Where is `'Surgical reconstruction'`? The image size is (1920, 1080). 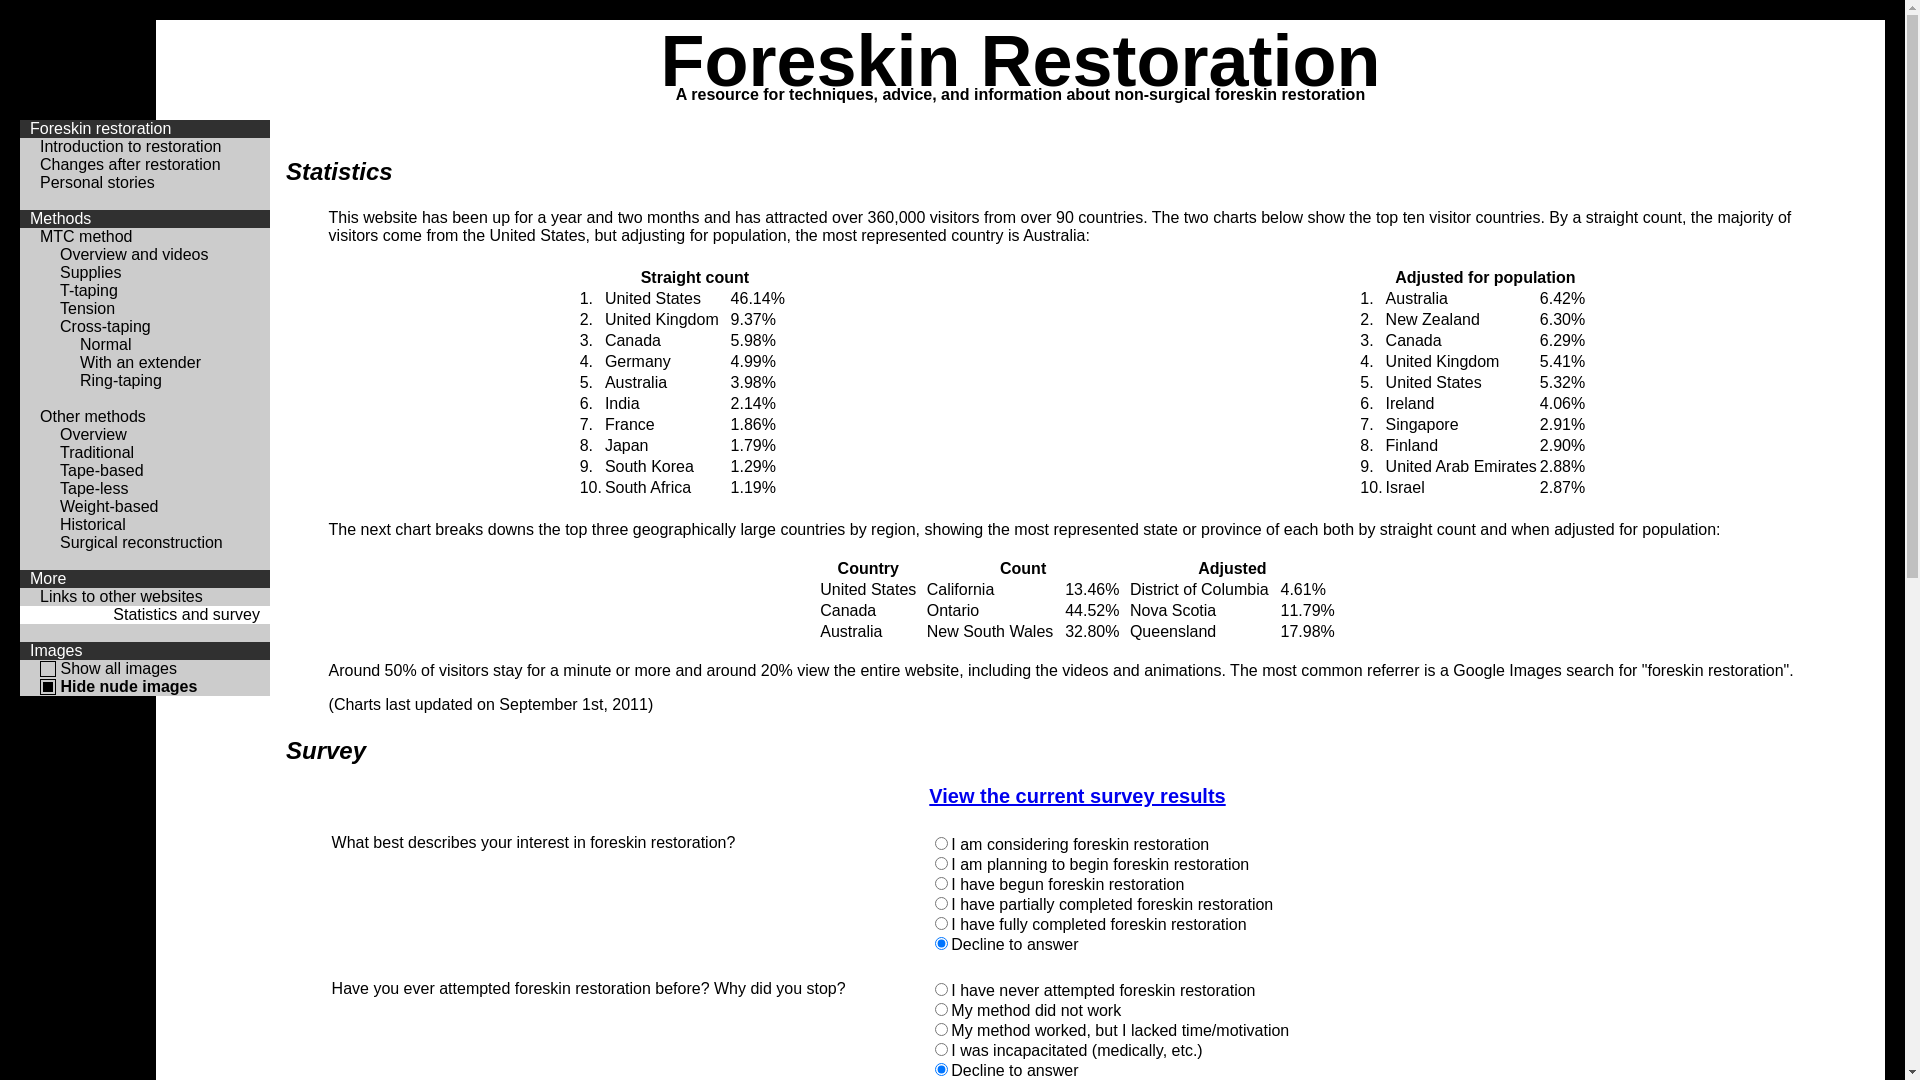 'Surgical reconstruction' is located at coordinates (59, 542).